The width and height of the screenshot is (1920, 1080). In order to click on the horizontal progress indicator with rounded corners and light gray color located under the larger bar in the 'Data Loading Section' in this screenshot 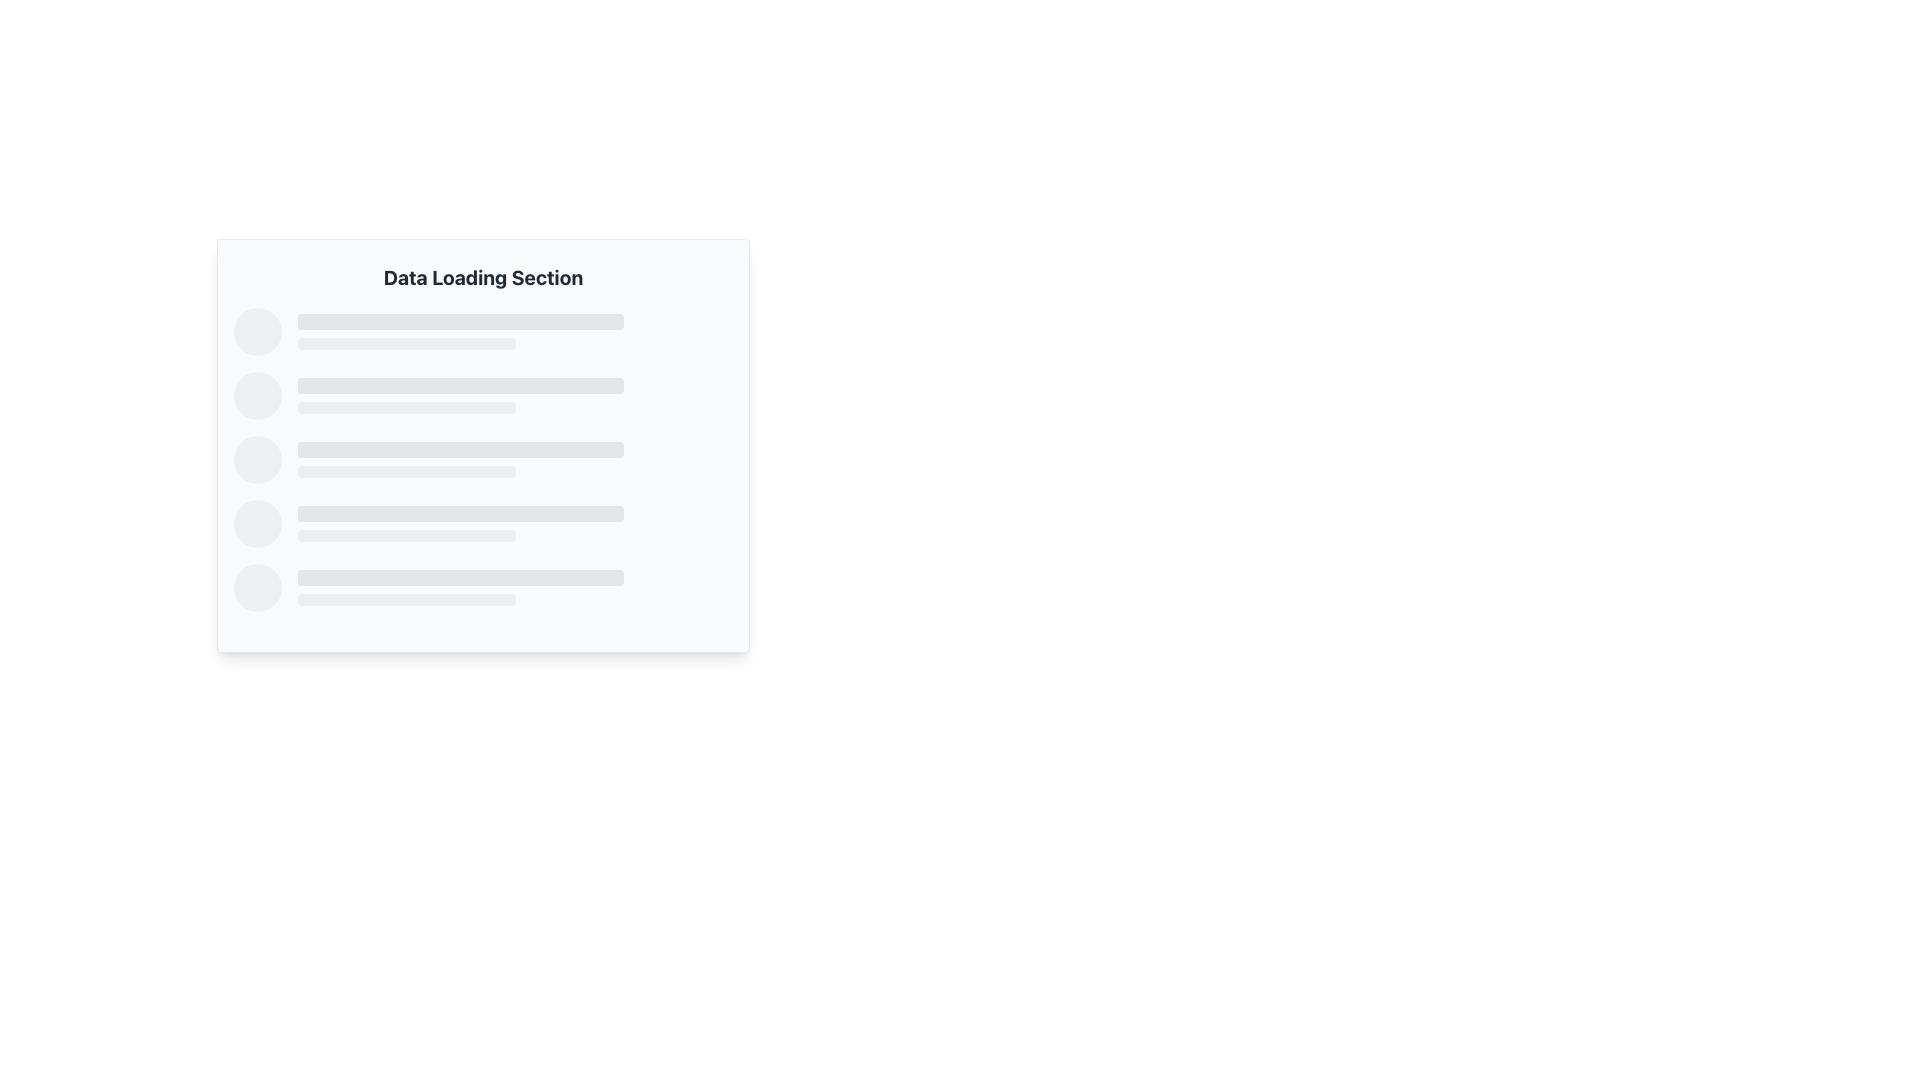, I will do `click(405, 342)`.